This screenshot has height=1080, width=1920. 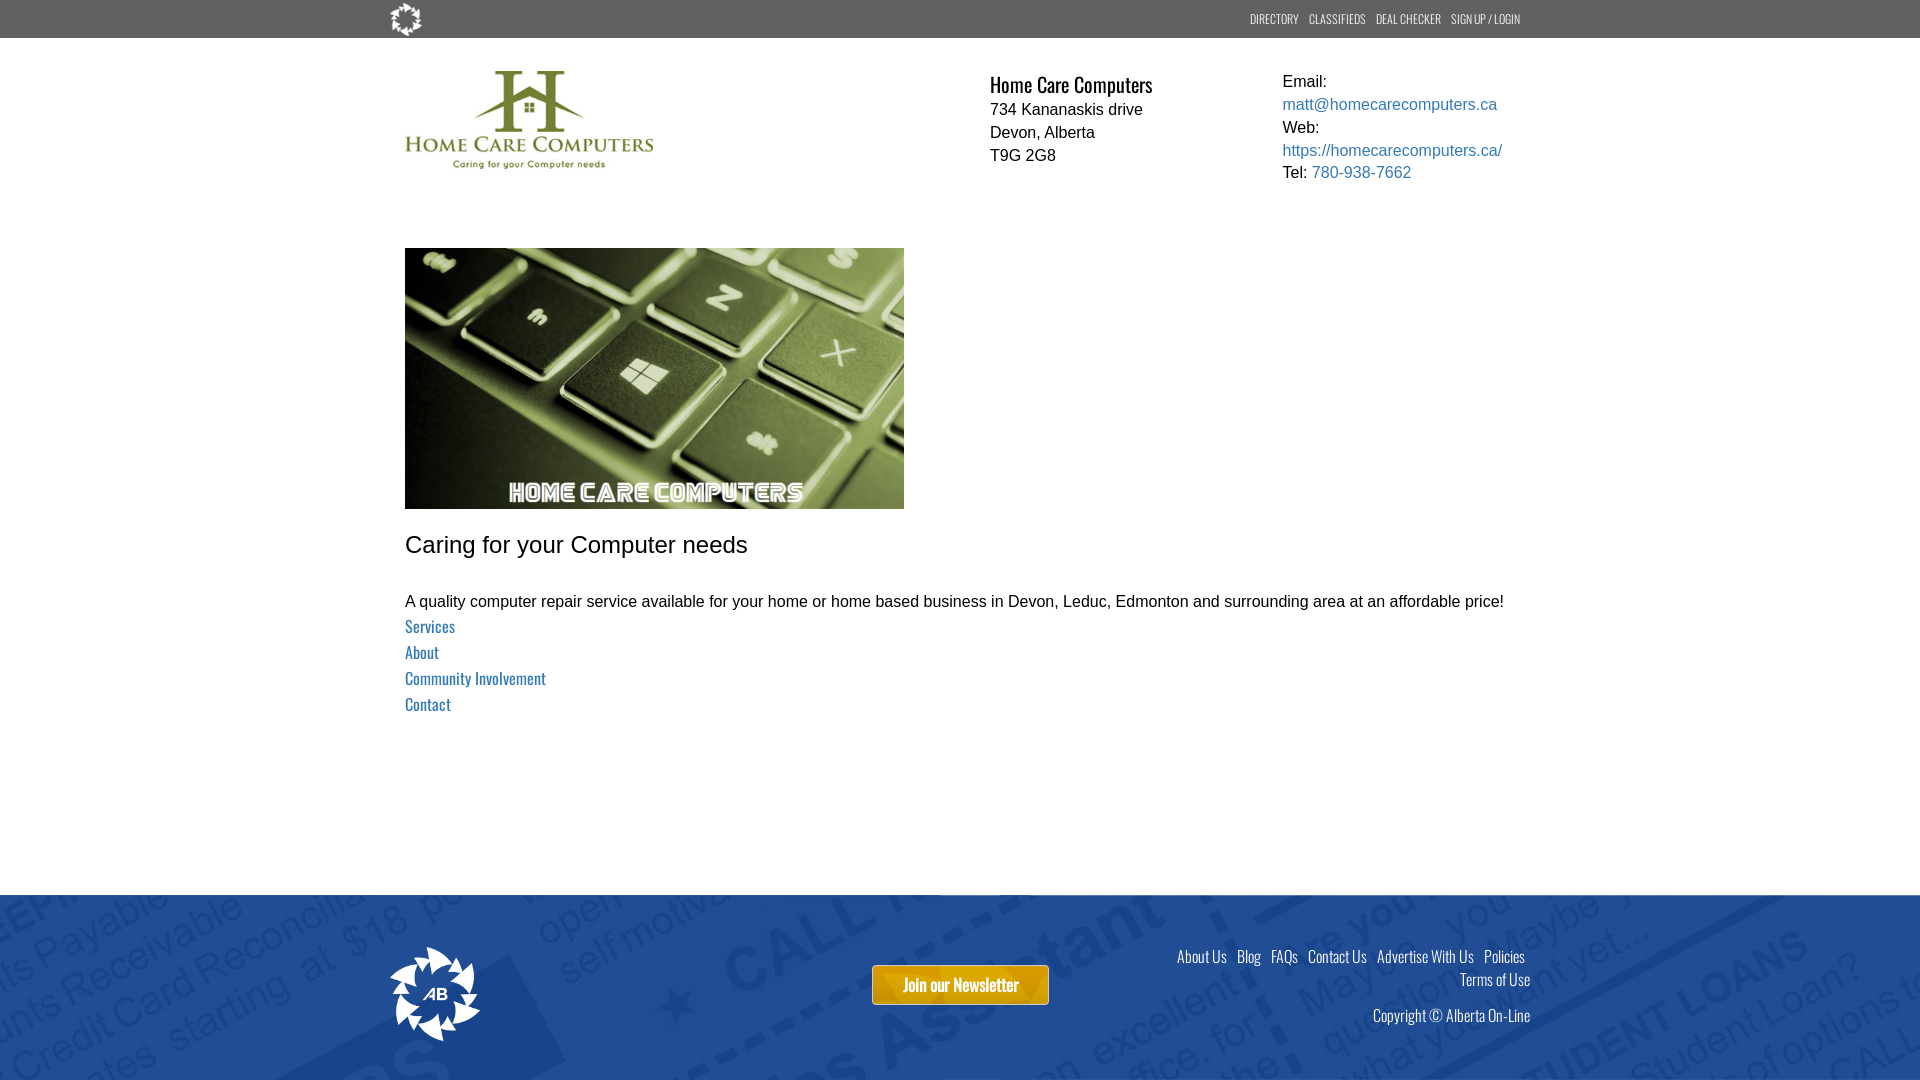 What do you see at coordinates (403, 678) in the screenshot?
I see `'Community Involvement'` at bounding box center [403, 678].